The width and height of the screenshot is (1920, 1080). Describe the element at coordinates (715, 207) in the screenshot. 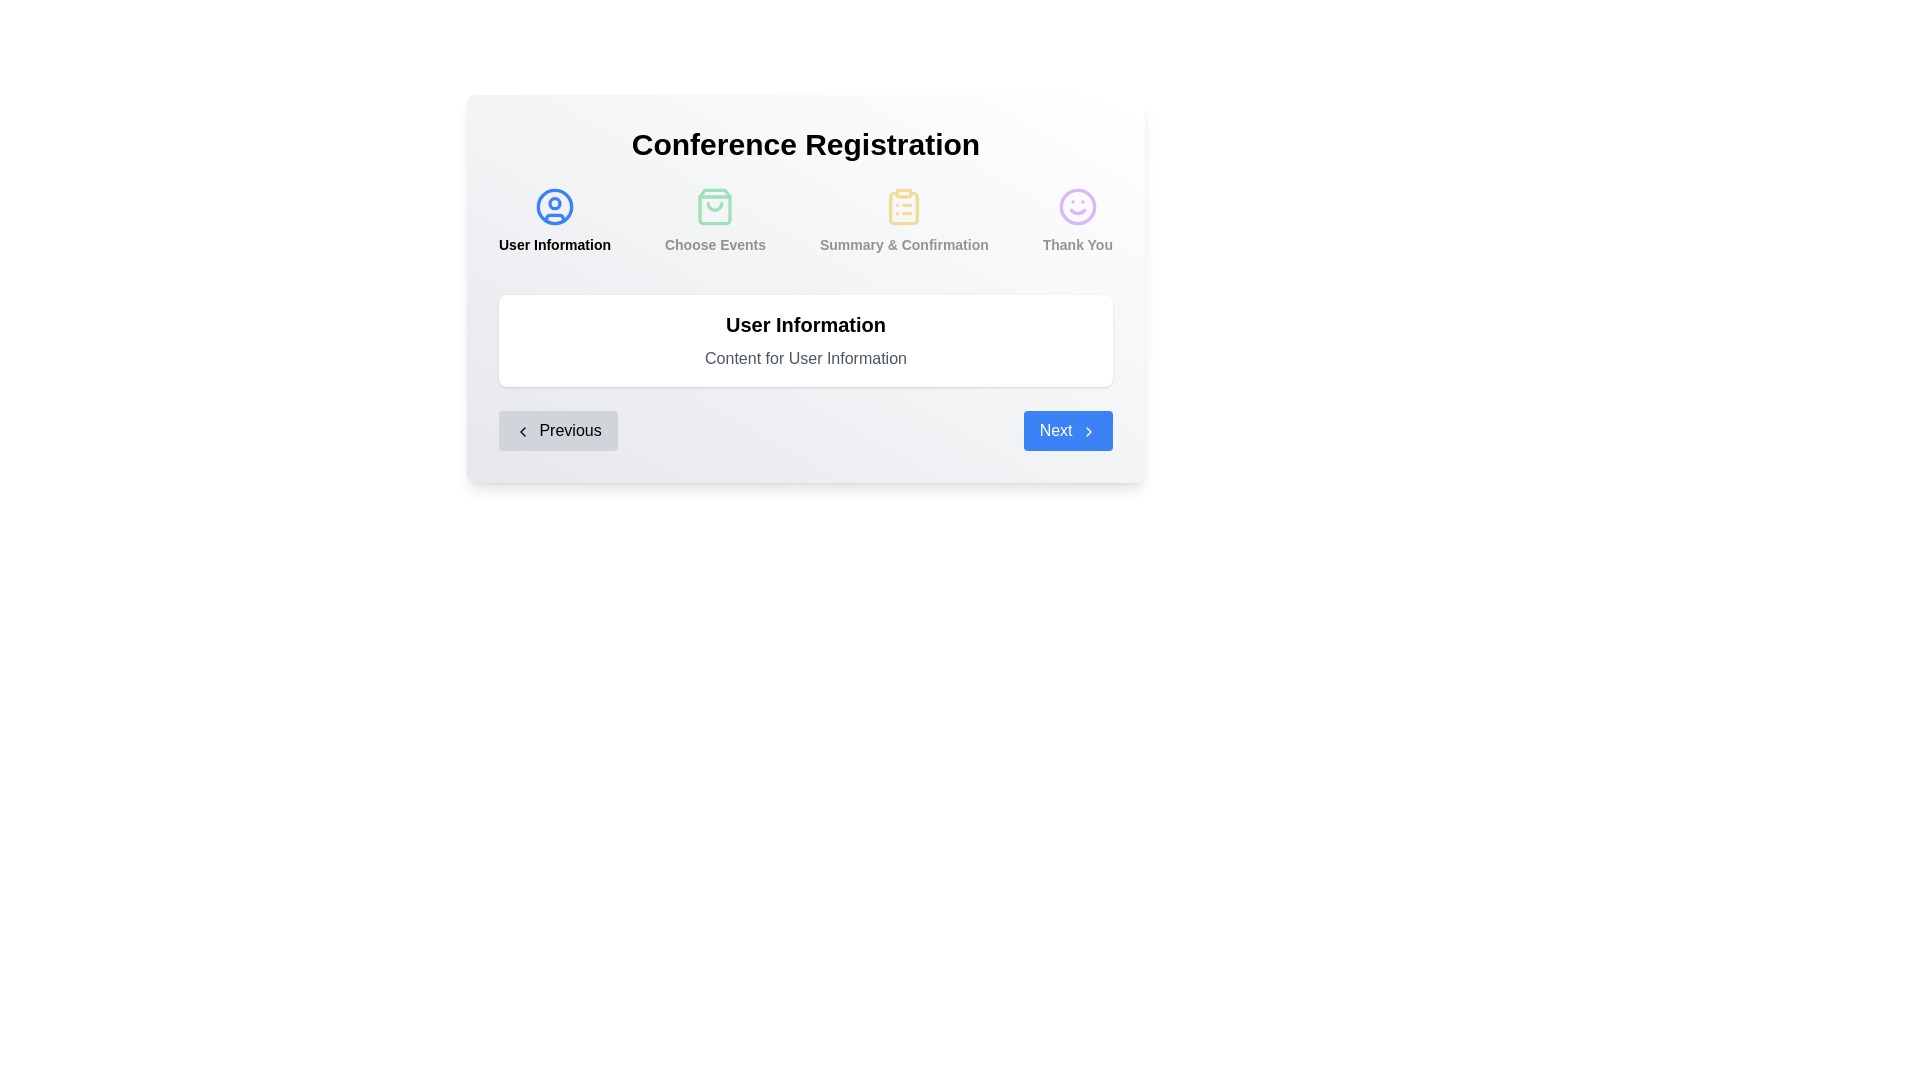

I see `the green shopping bag icon in the navigation panel that signifies the 'Choose Events' step` at that location.